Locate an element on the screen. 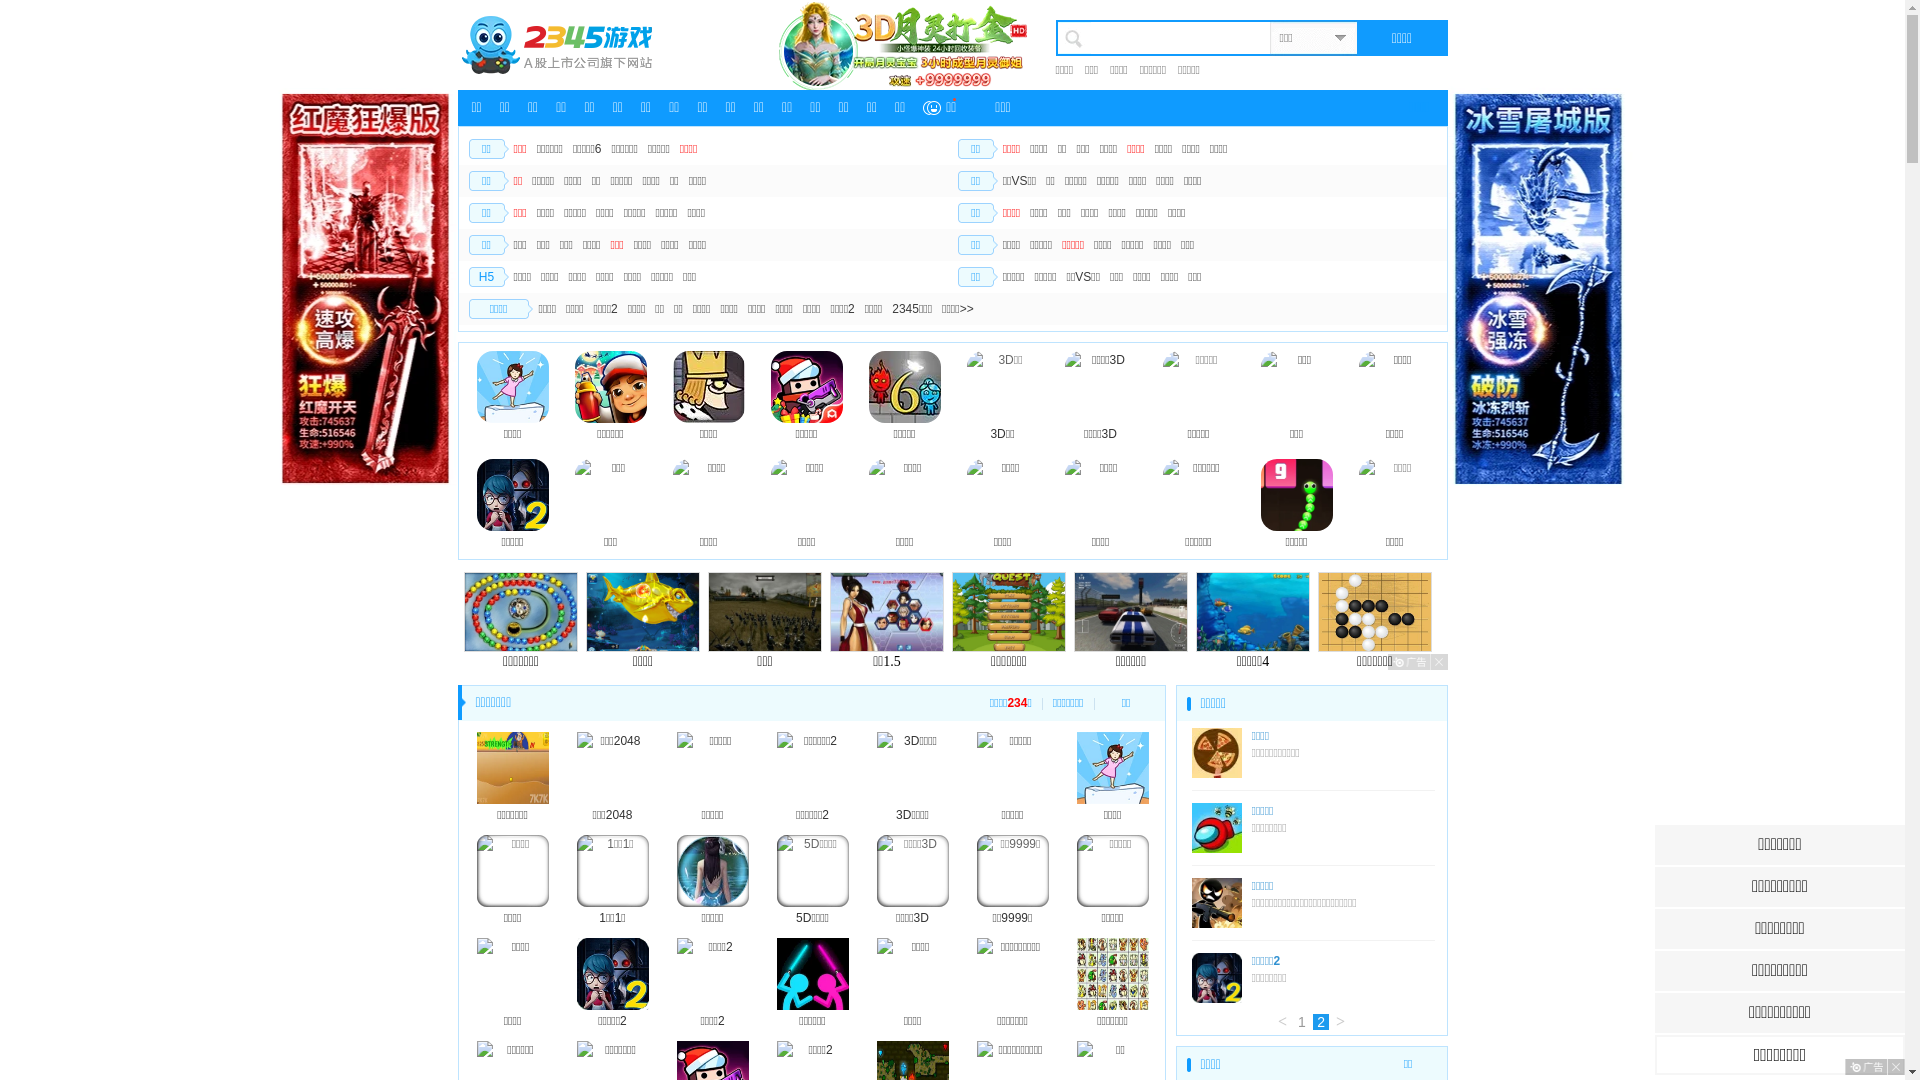 This screenshot has height=1080, width=1920. '<' is located at coordinates (1281, 1022).